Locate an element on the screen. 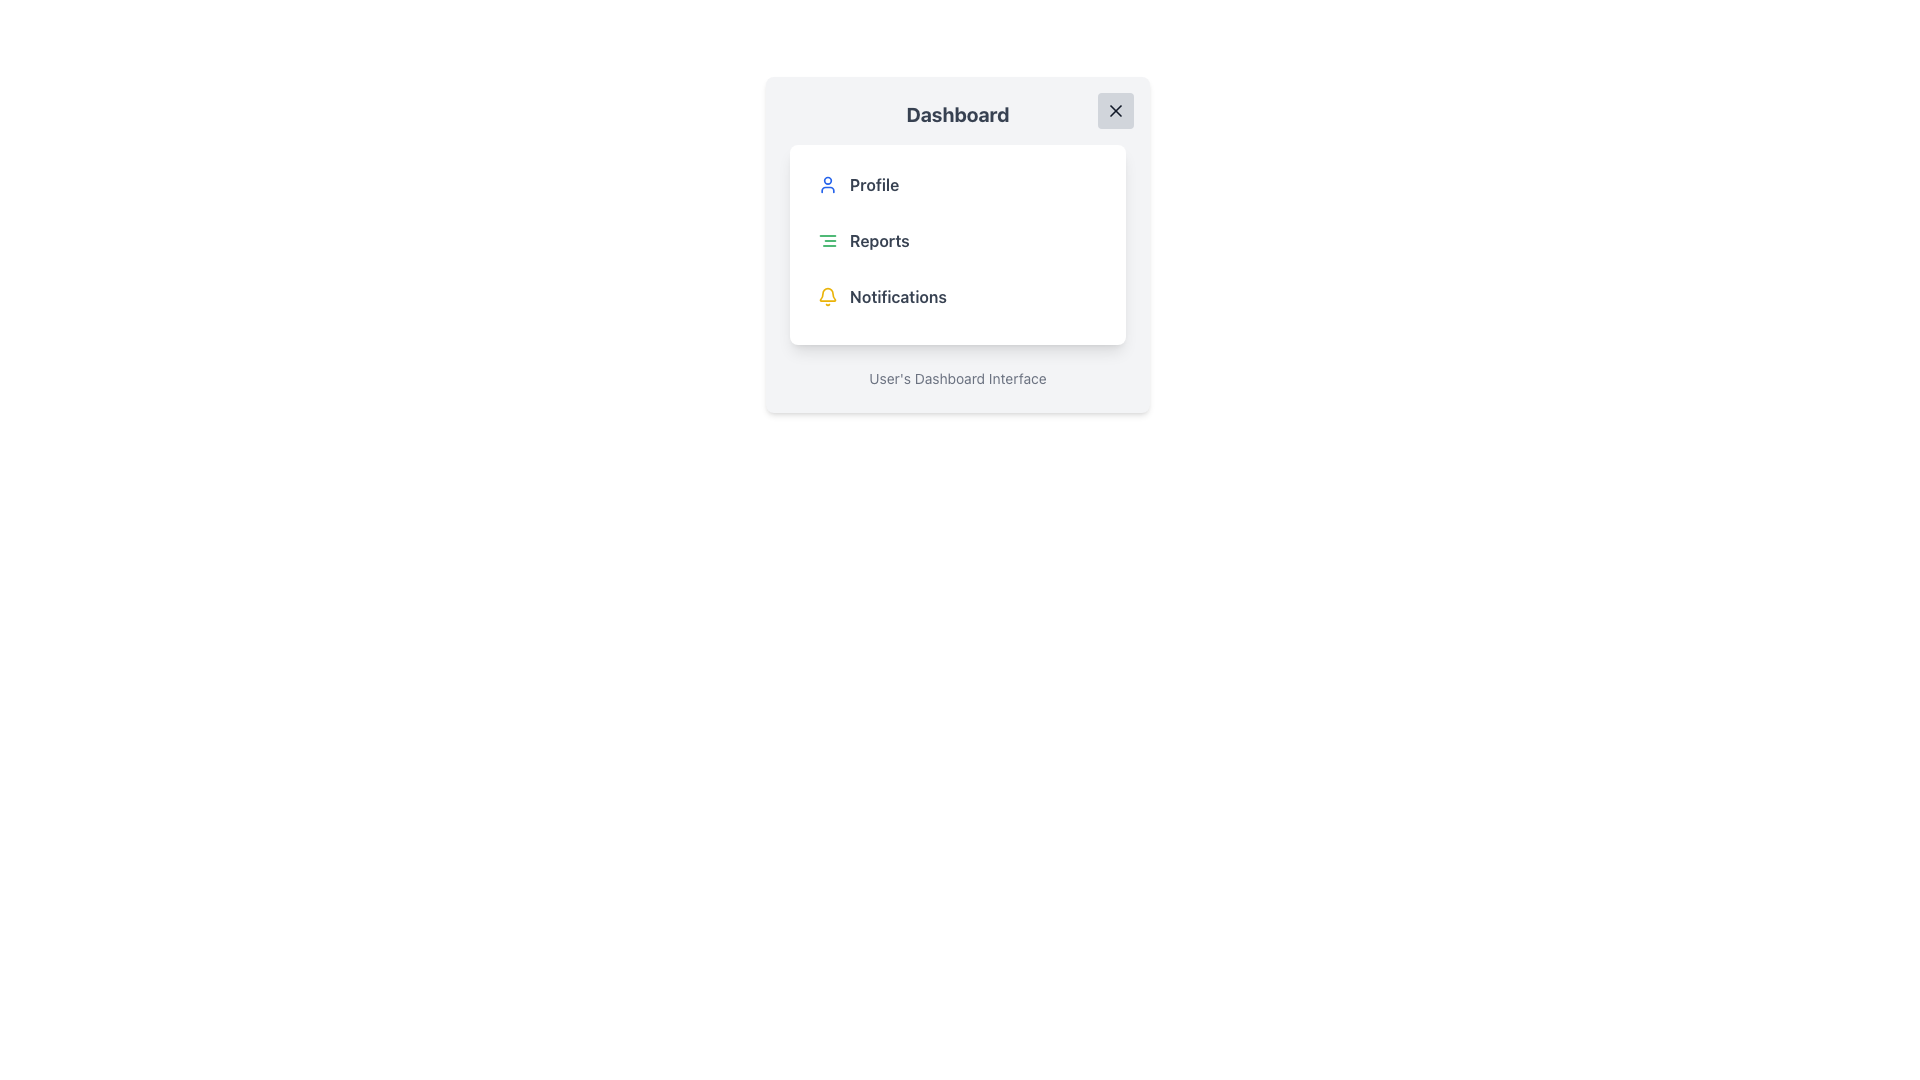  the text label element that provides descriptive information about the dashboard interface, located at the bottom-center of the dashboard pop-up panel is located at coordinates (957, 378).